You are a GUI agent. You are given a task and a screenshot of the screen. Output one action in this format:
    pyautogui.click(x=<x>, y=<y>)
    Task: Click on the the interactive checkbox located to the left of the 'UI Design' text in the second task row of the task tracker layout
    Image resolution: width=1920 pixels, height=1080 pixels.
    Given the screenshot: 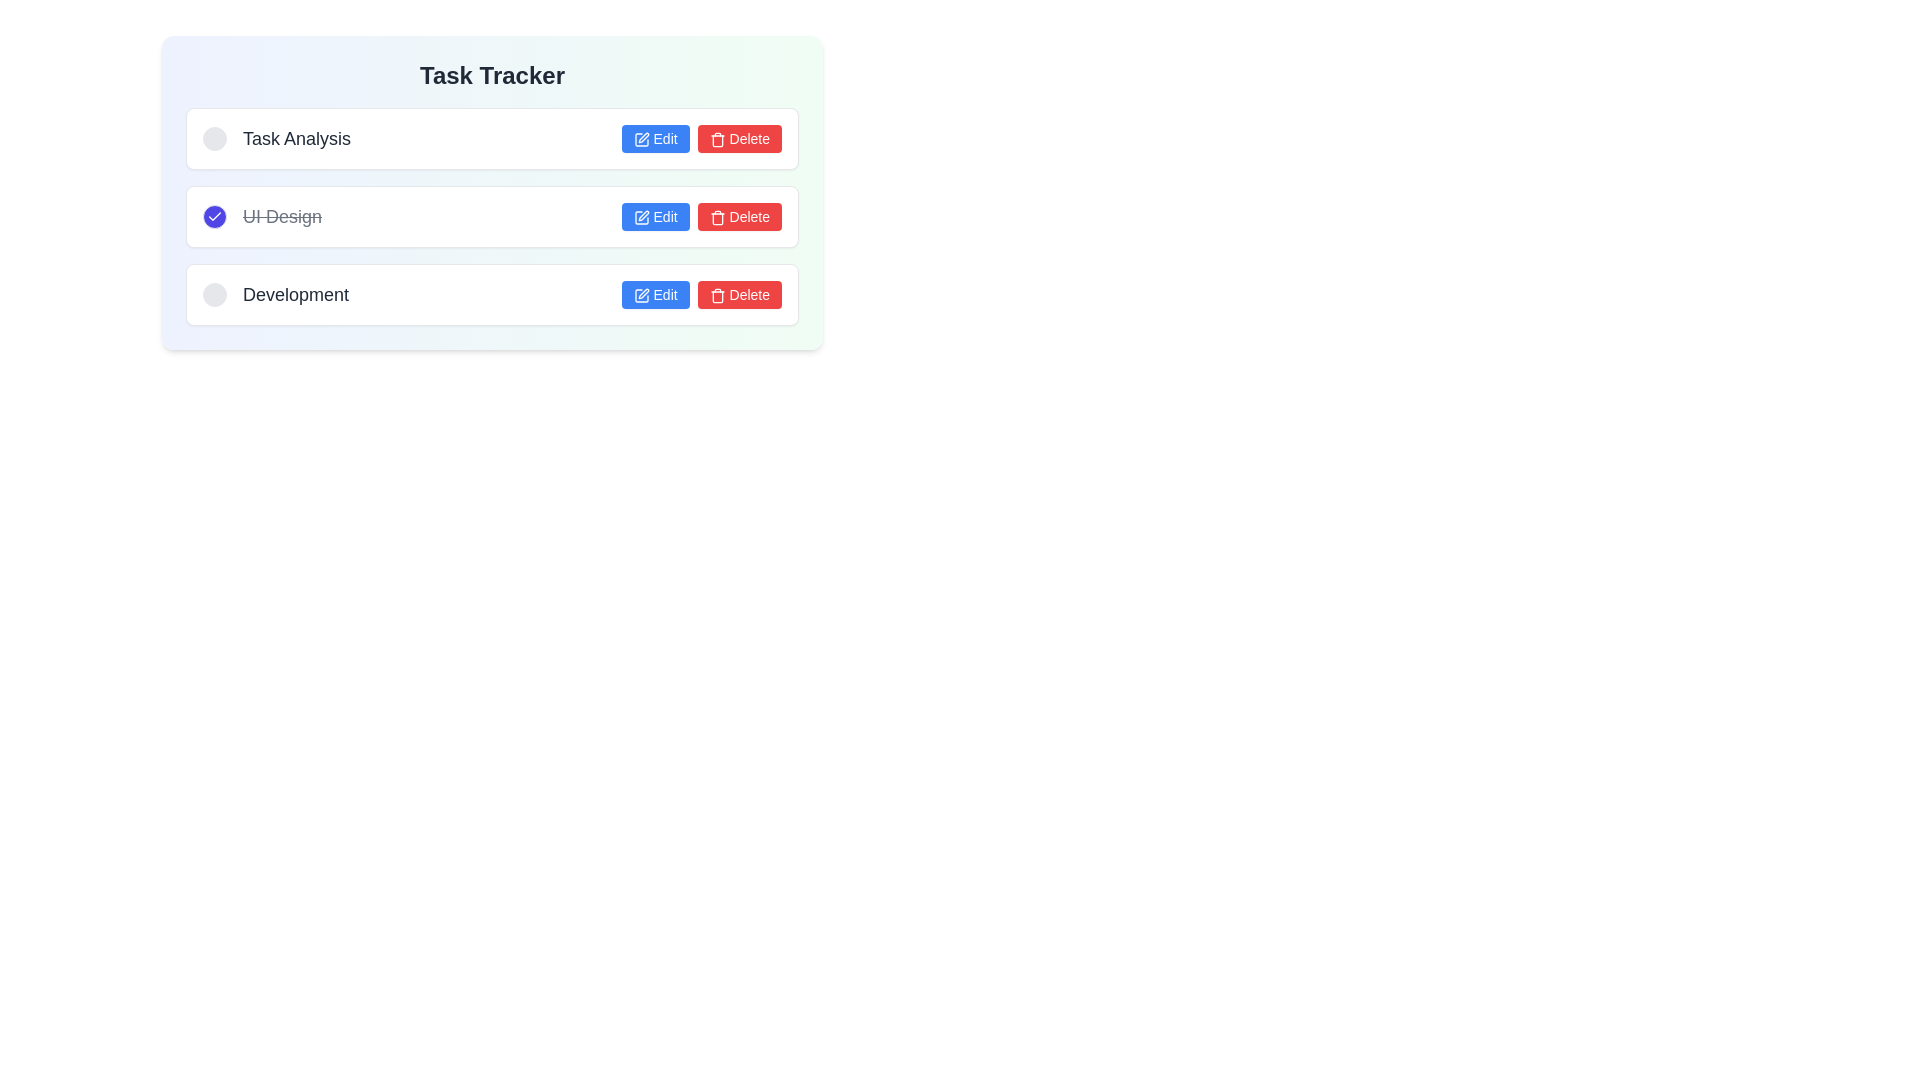 What is the action you would take?
    pyautogui.click(x=215, y=216)
    